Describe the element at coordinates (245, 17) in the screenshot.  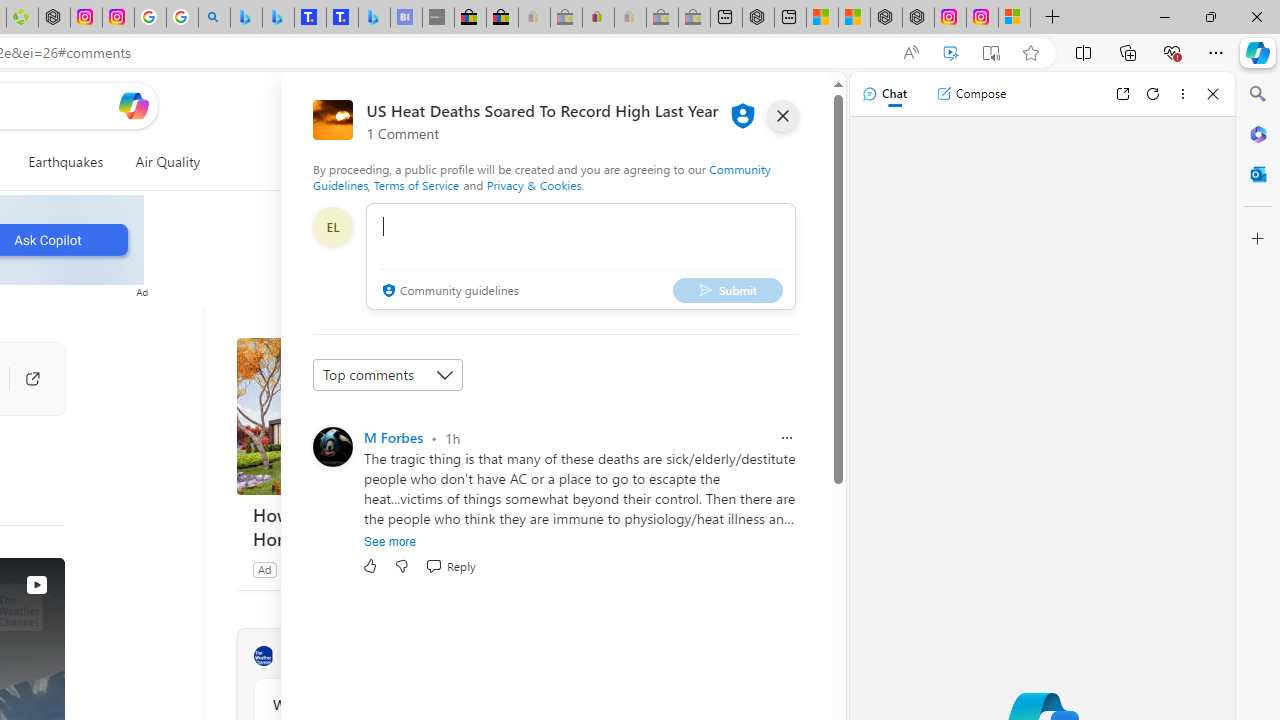
I see `'Microsoft Bing Travel - Flights from Hong Kong to Bangkok'` at that location.